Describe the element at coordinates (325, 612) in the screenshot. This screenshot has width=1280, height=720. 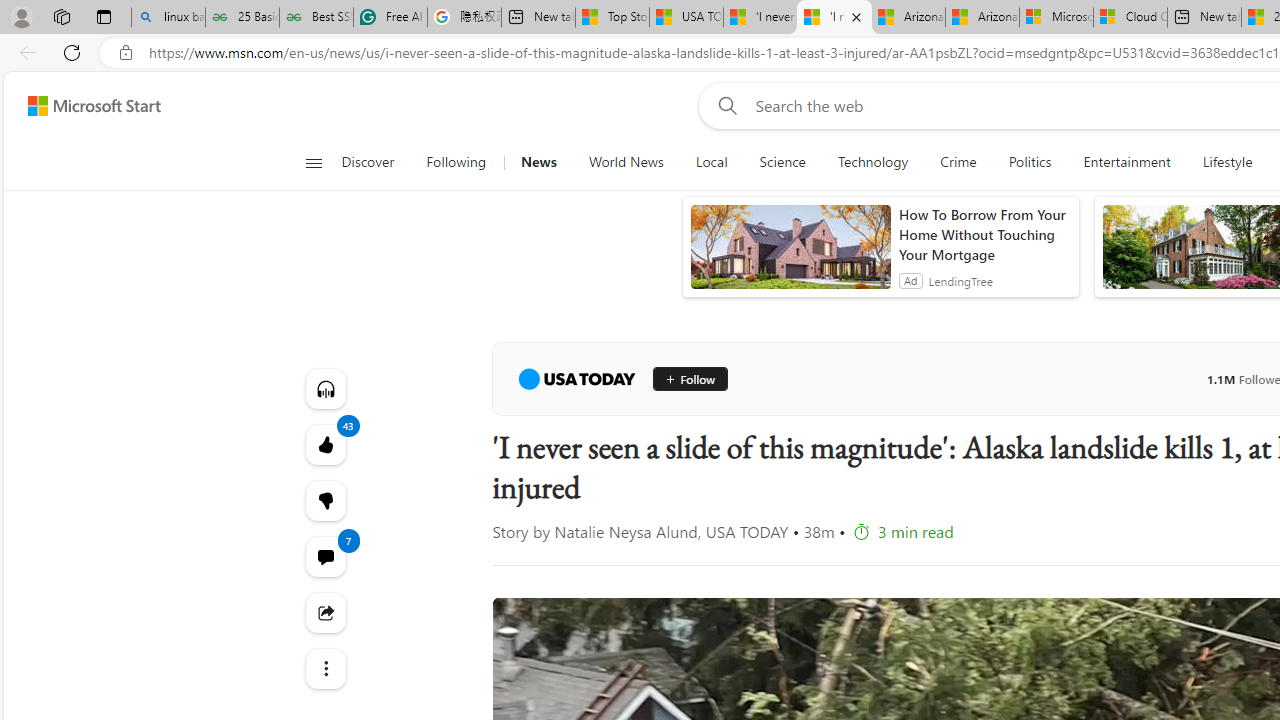
I see `'Share this story'` at that location.